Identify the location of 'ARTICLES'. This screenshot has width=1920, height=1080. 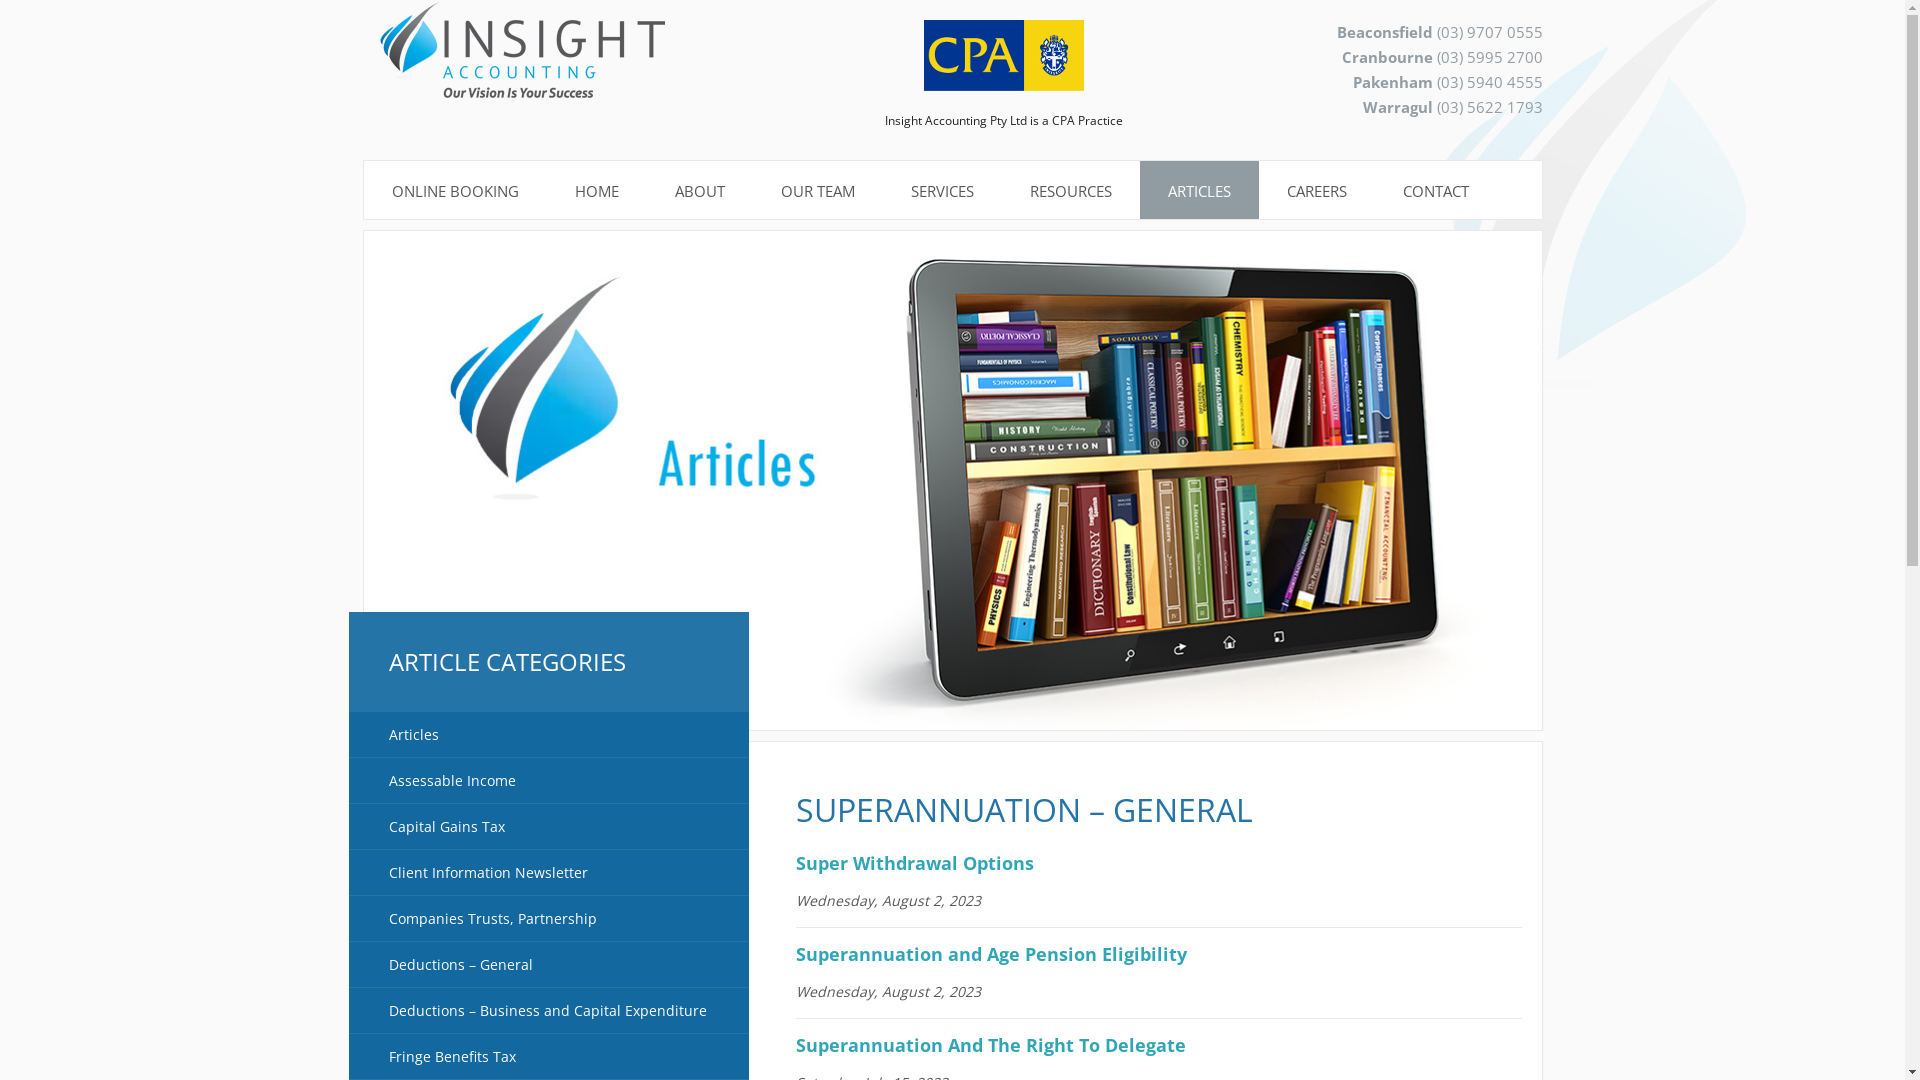
(1199, 191).